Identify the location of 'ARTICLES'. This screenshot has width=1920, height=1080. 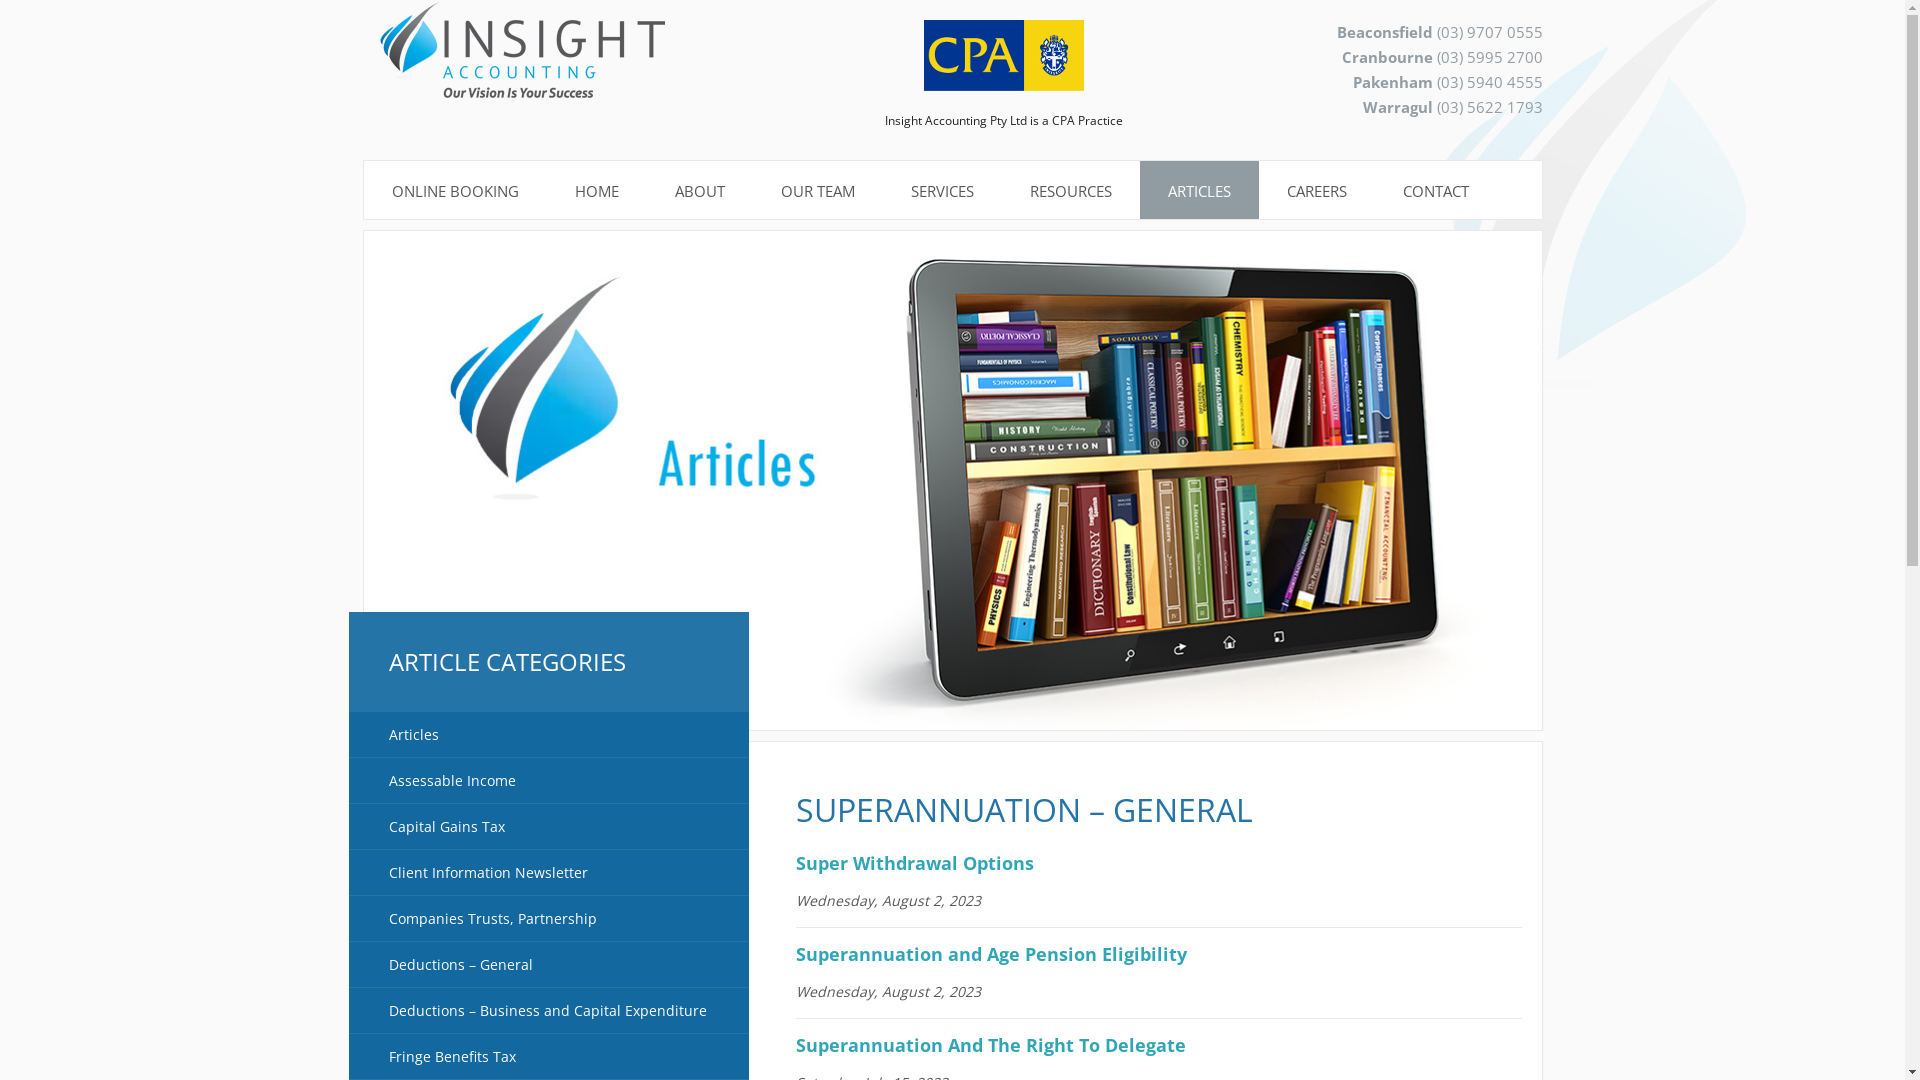
(1199, 191).